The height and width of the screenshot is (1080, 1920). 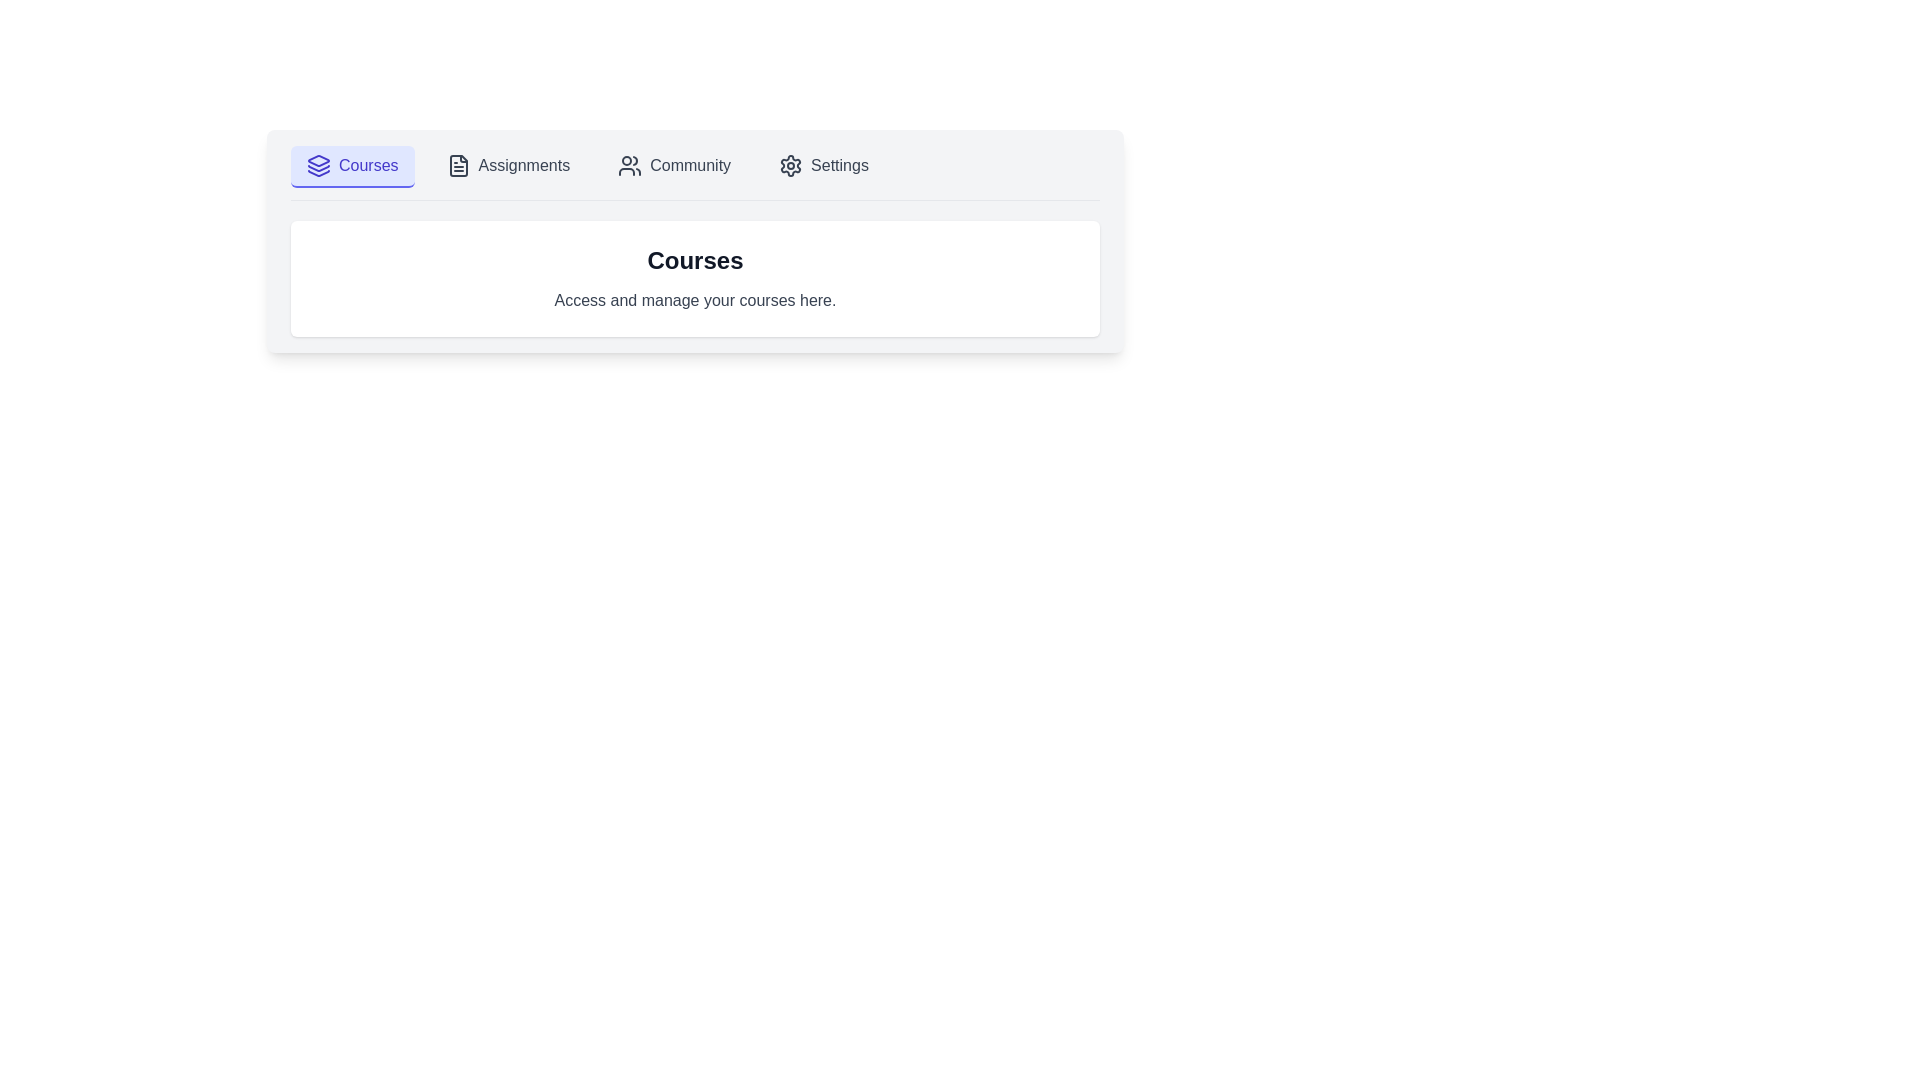 What do you see at coordinates (317, 167) in the screenshot?
I see `the 'Courses' tab icon` at bounding box center [317, 167].